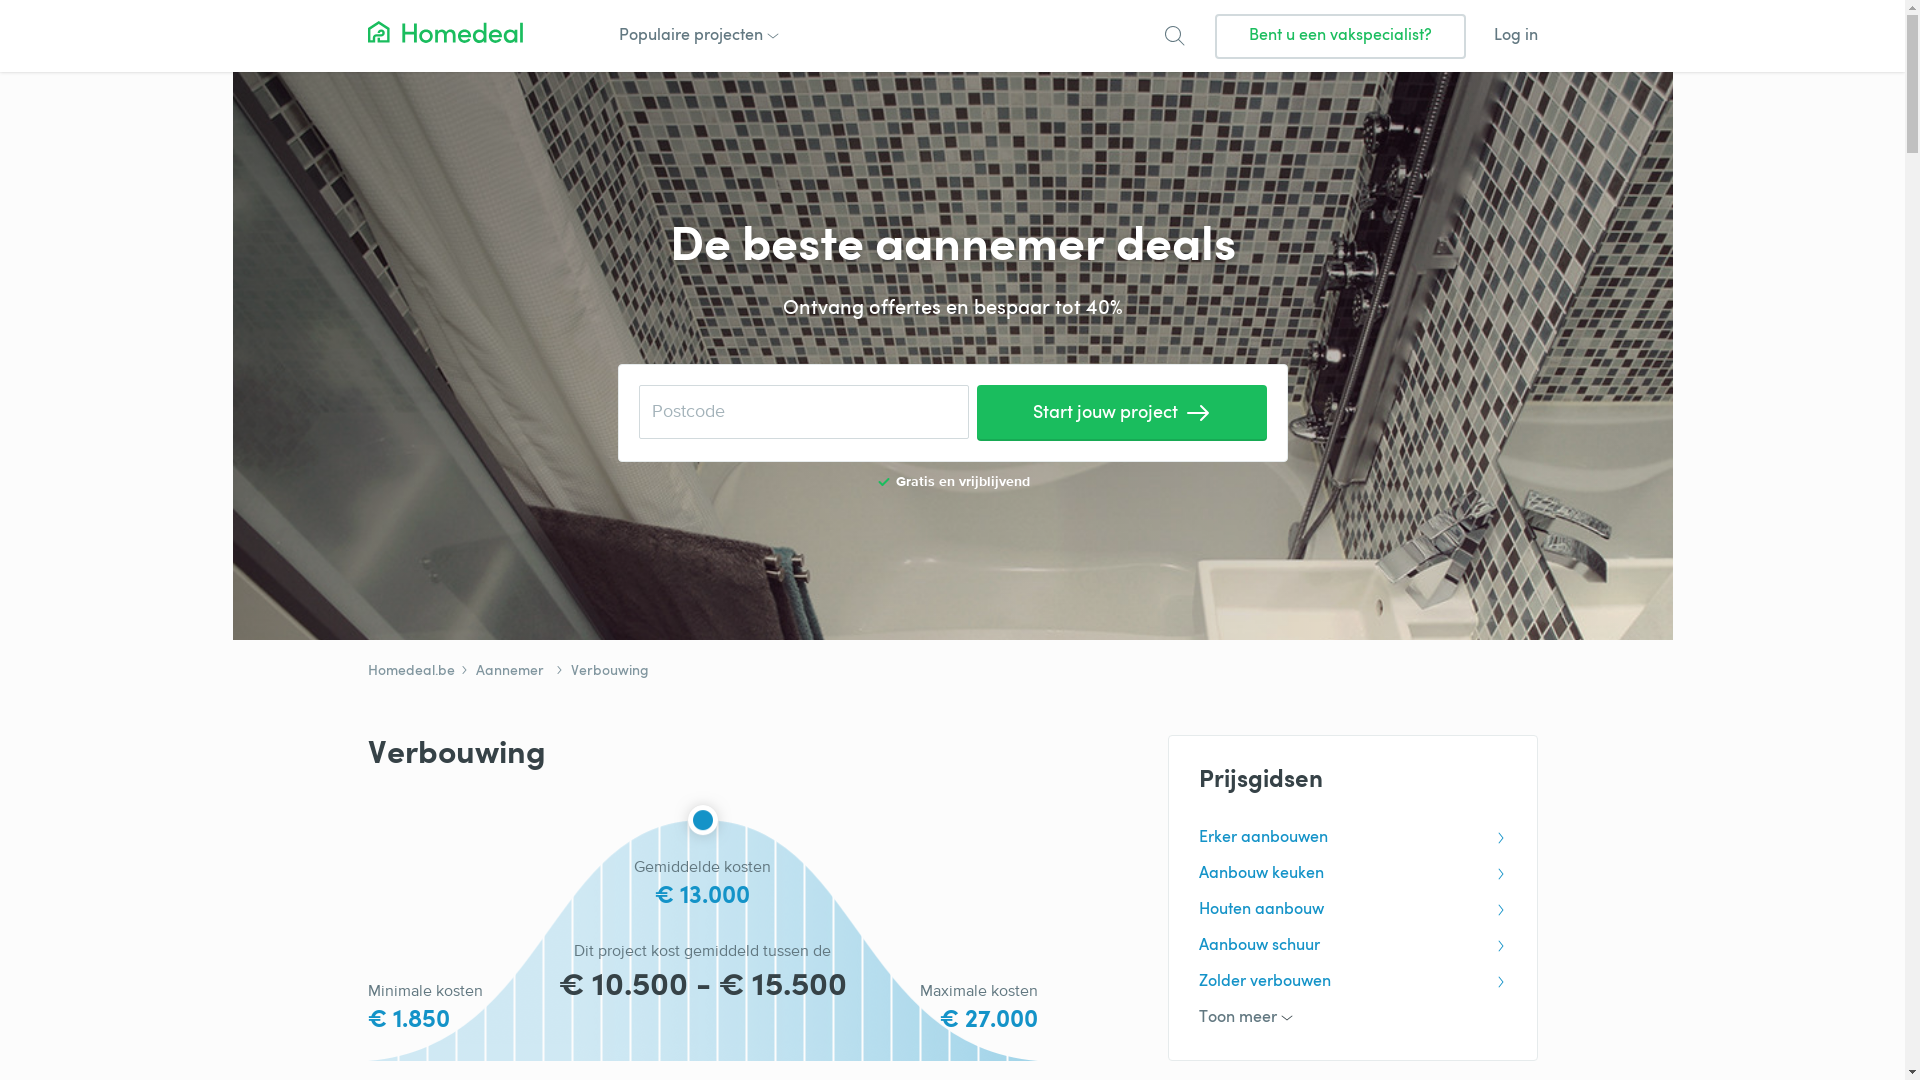  Describe the element at coordinates (410, 671) in the screenshot. I see `'Homedeal.be'` at that location.